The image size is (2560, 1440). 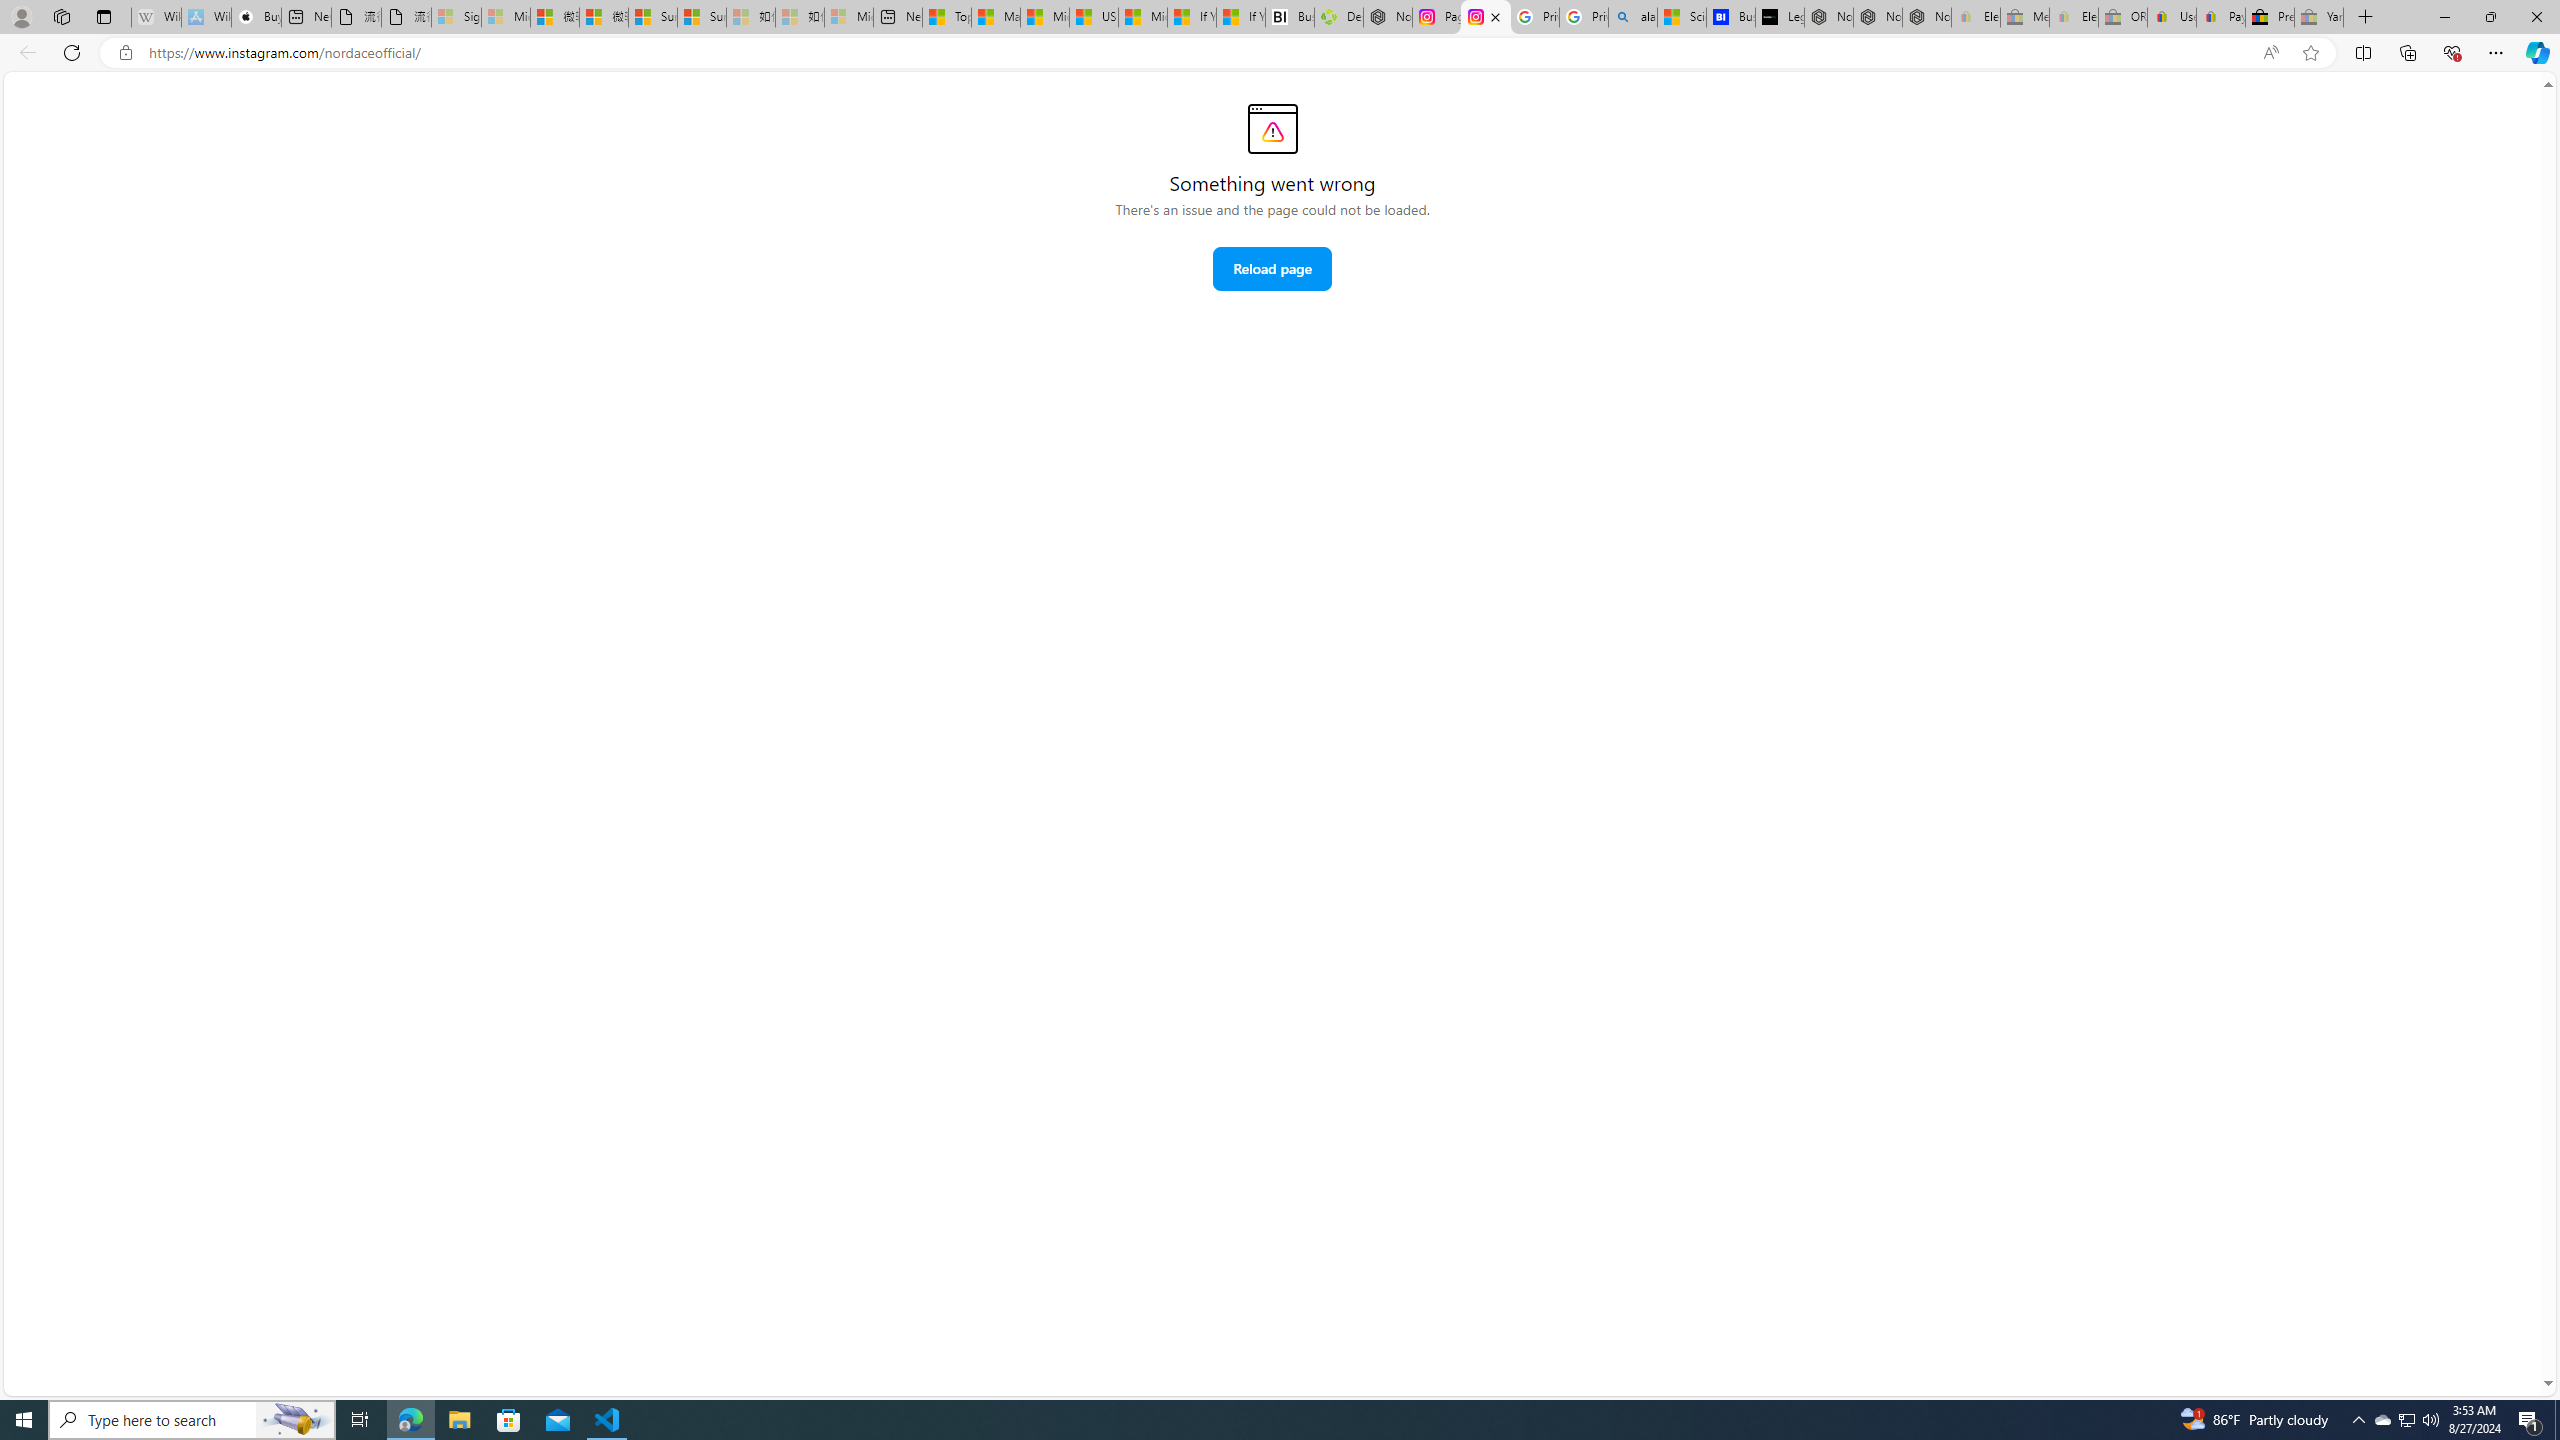 I want to click on 'alabama high school quarterback dies - Search', so click(x=1632, y=16).